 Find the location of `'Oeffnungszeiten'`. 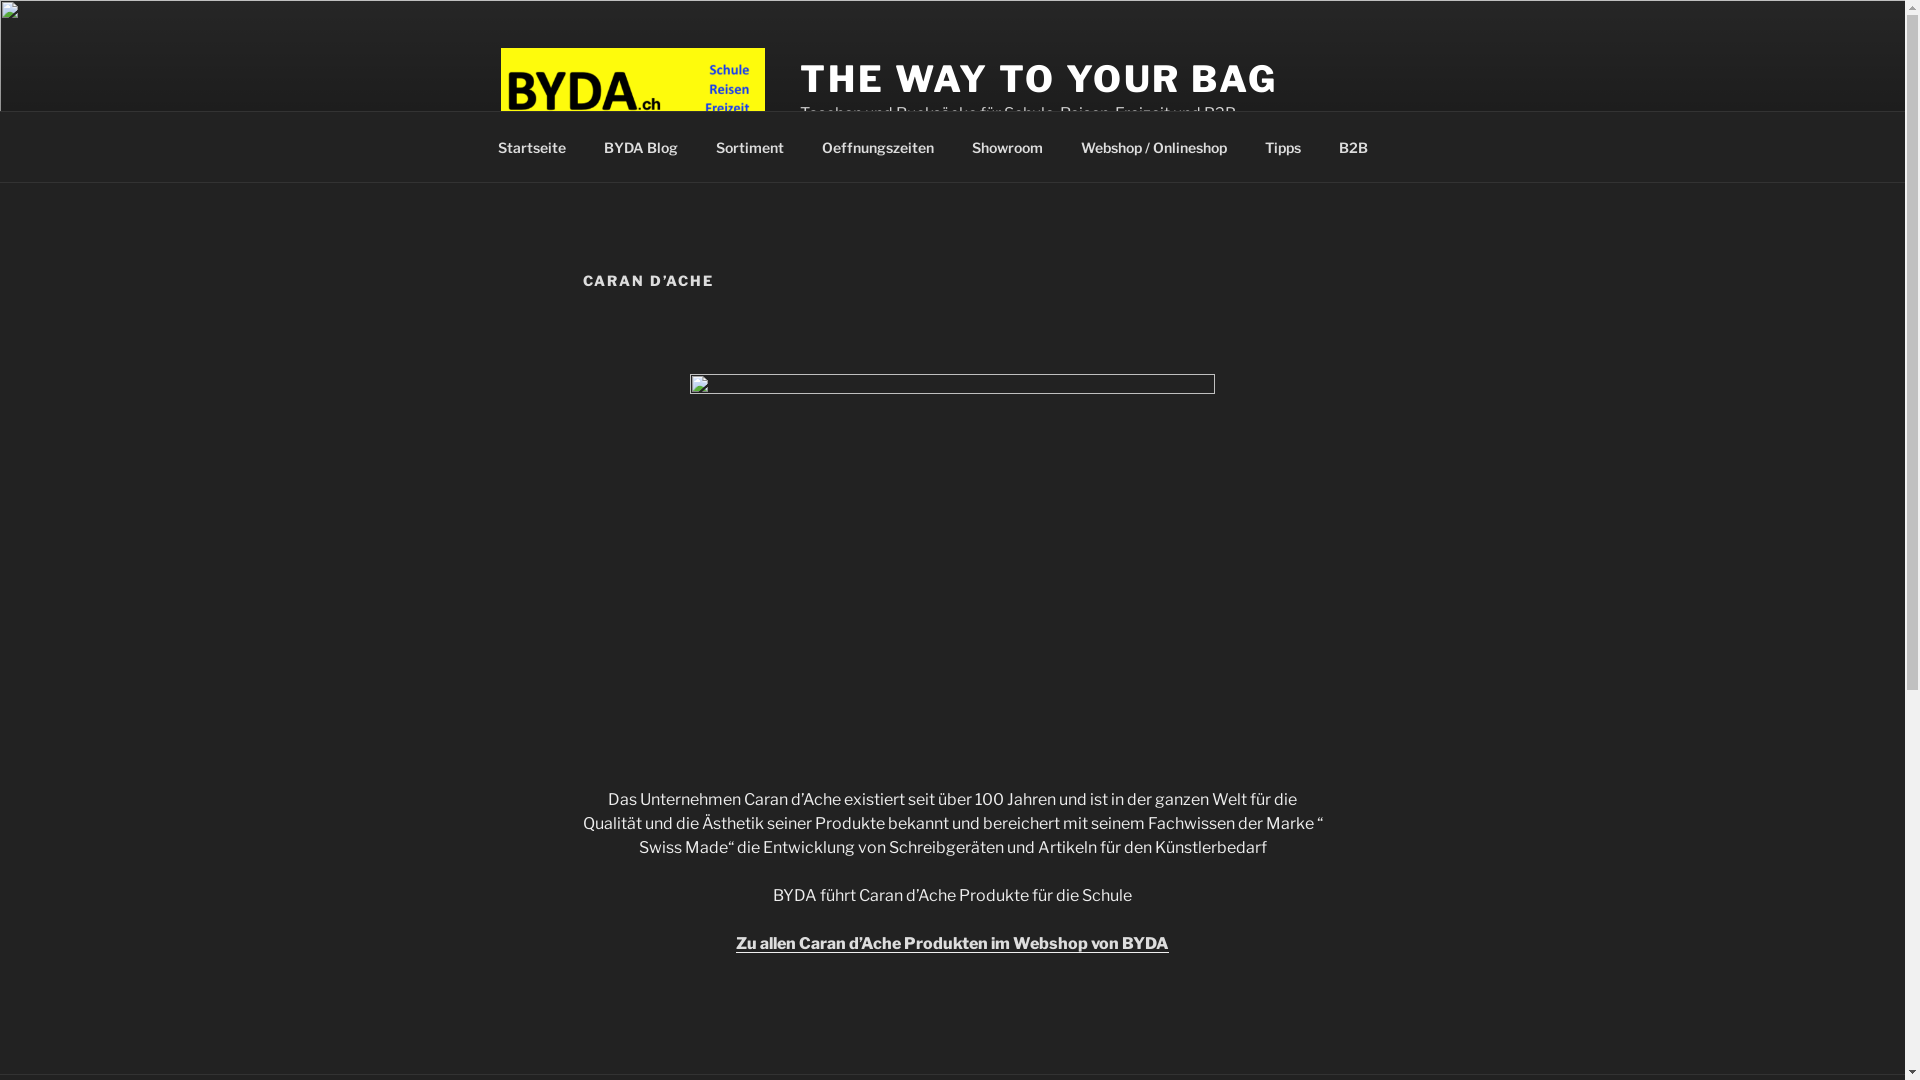

'Oeffnungszeiten' is located at coordinates (877, 145).